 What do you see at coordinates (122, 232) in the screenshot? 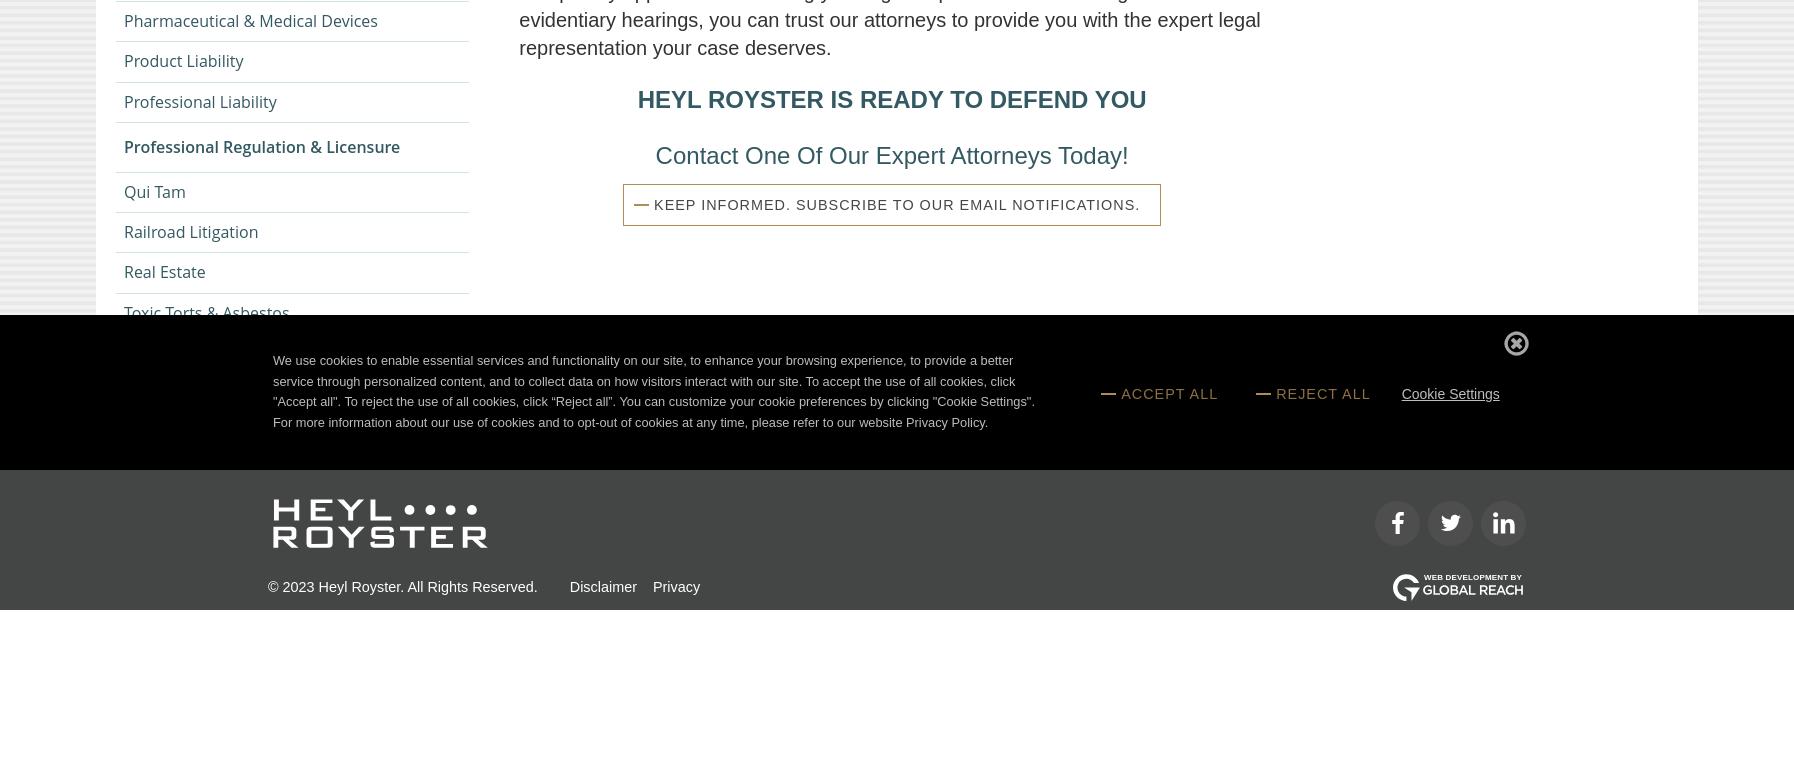
I see `'Railroad Litigation'` at bounding box center [122, 232].